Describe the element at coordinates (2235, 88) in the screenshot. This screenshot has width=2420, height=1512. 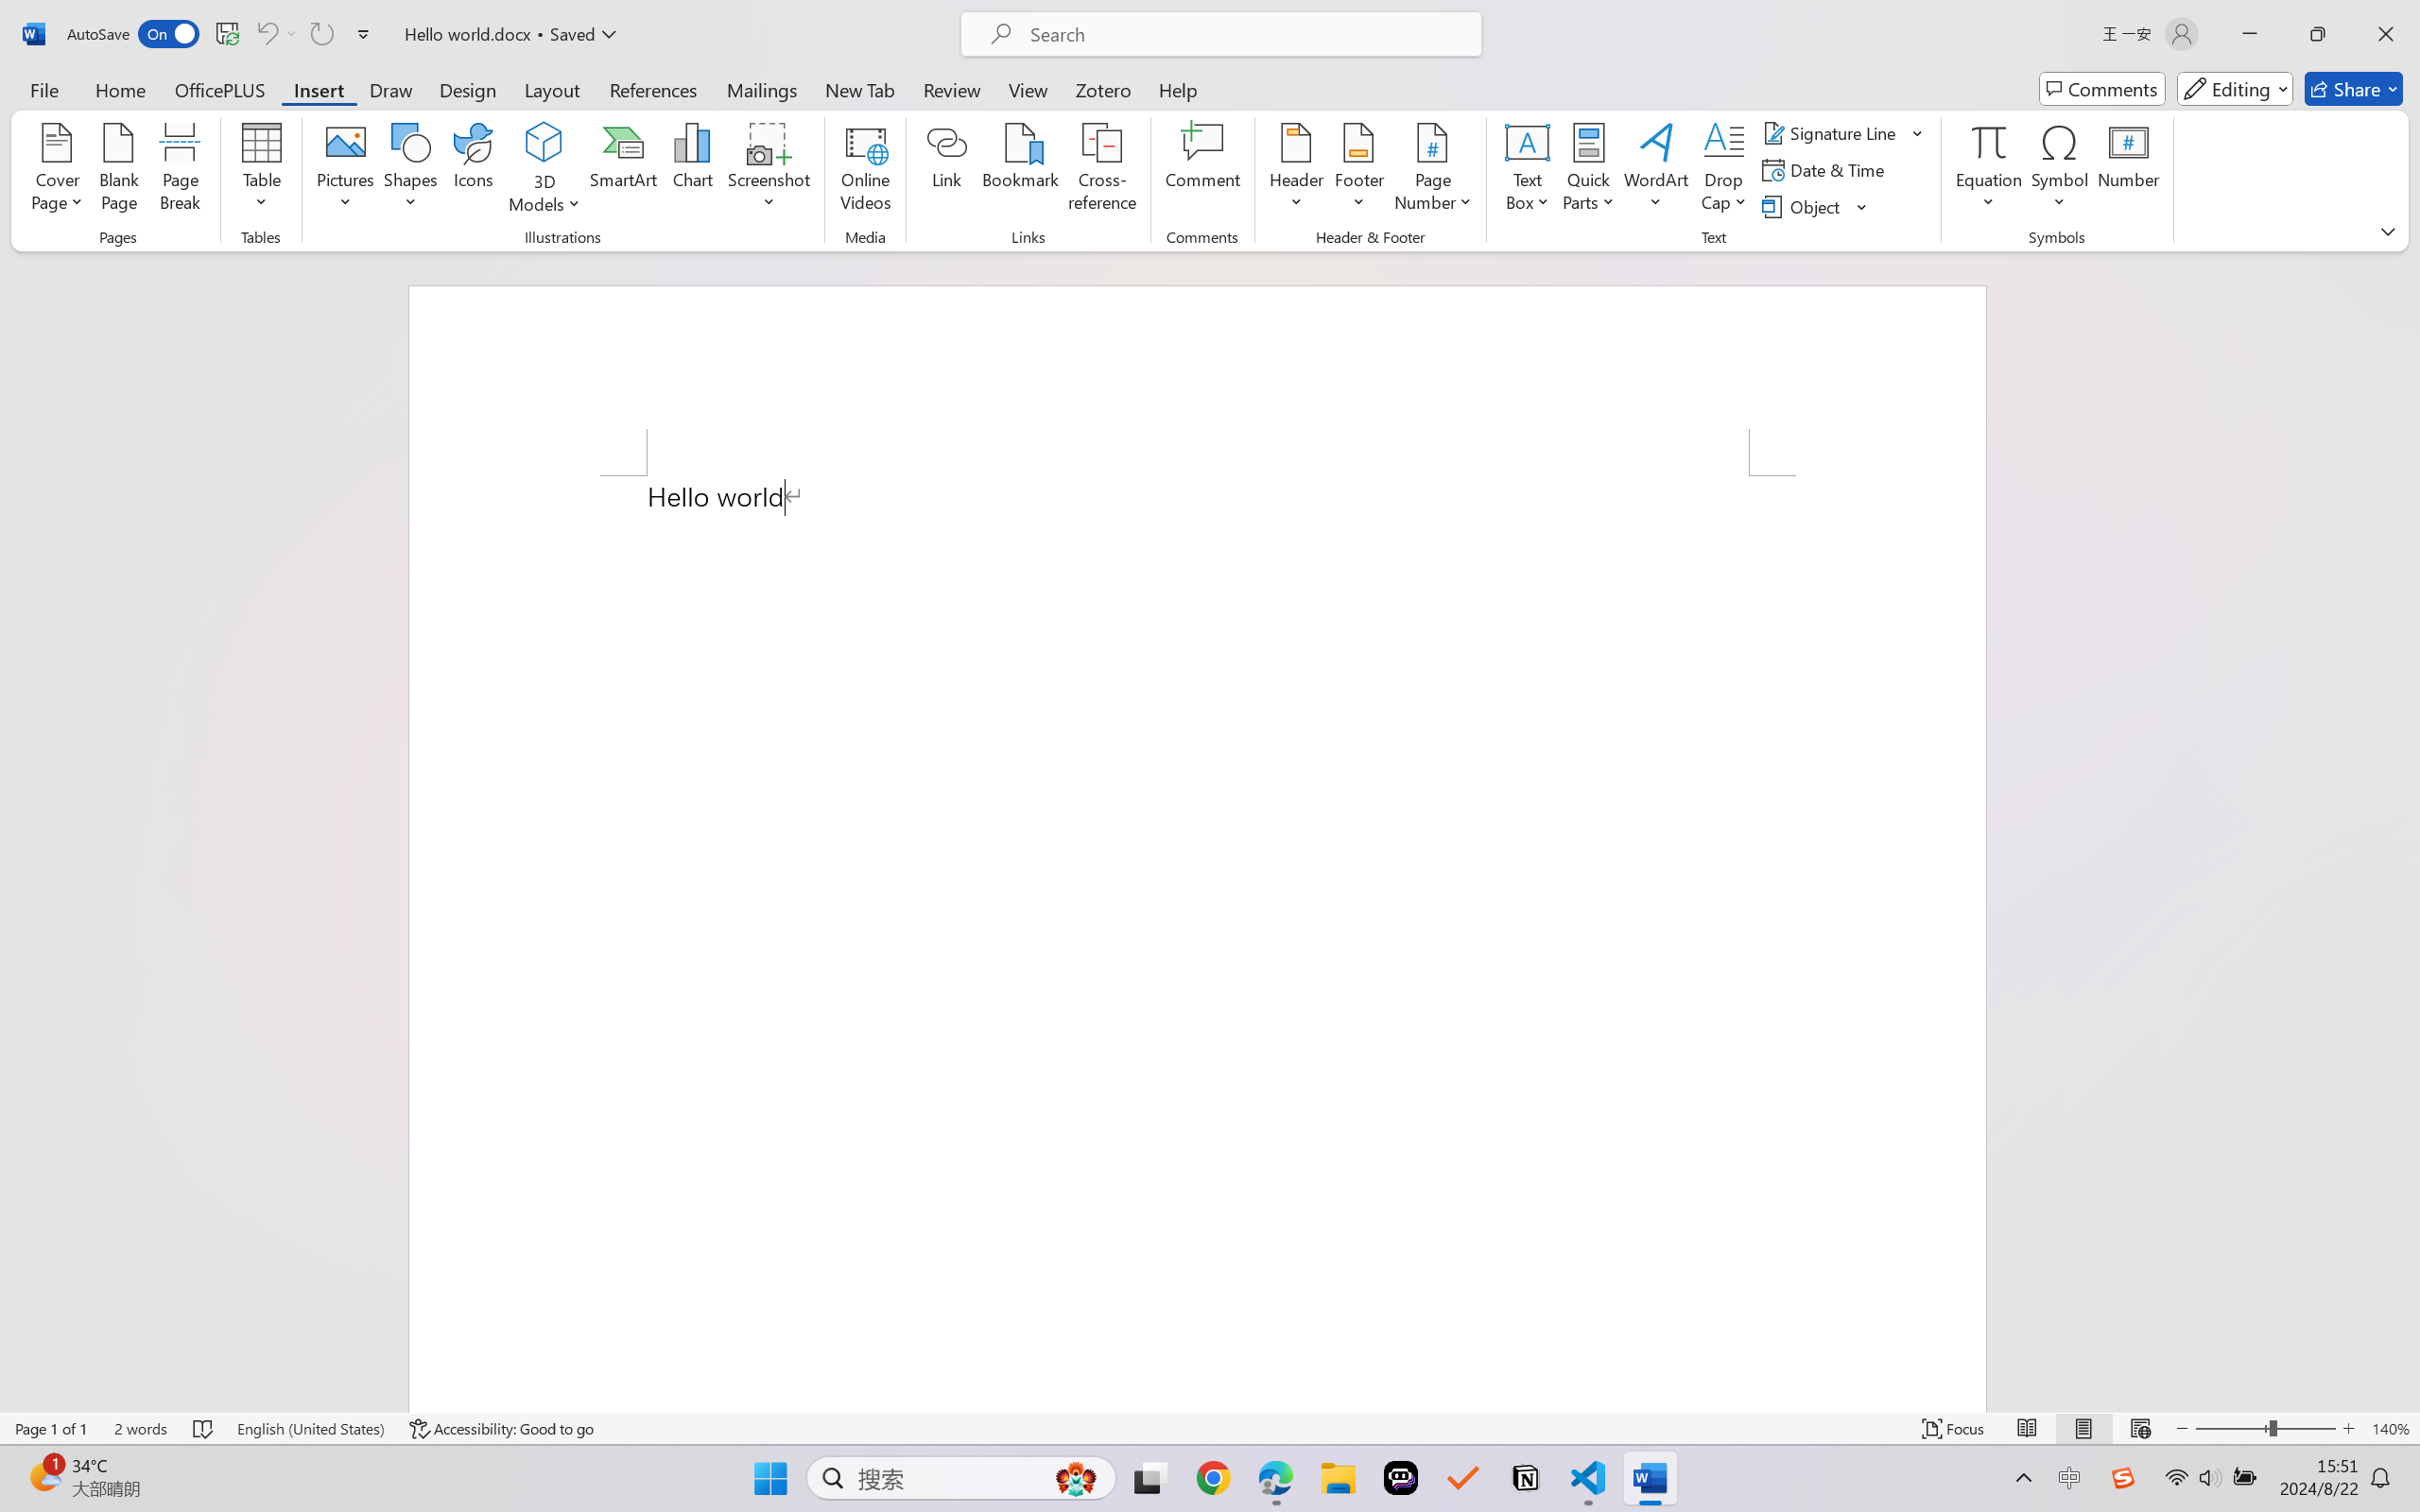
I see `'Mode'` at that location.